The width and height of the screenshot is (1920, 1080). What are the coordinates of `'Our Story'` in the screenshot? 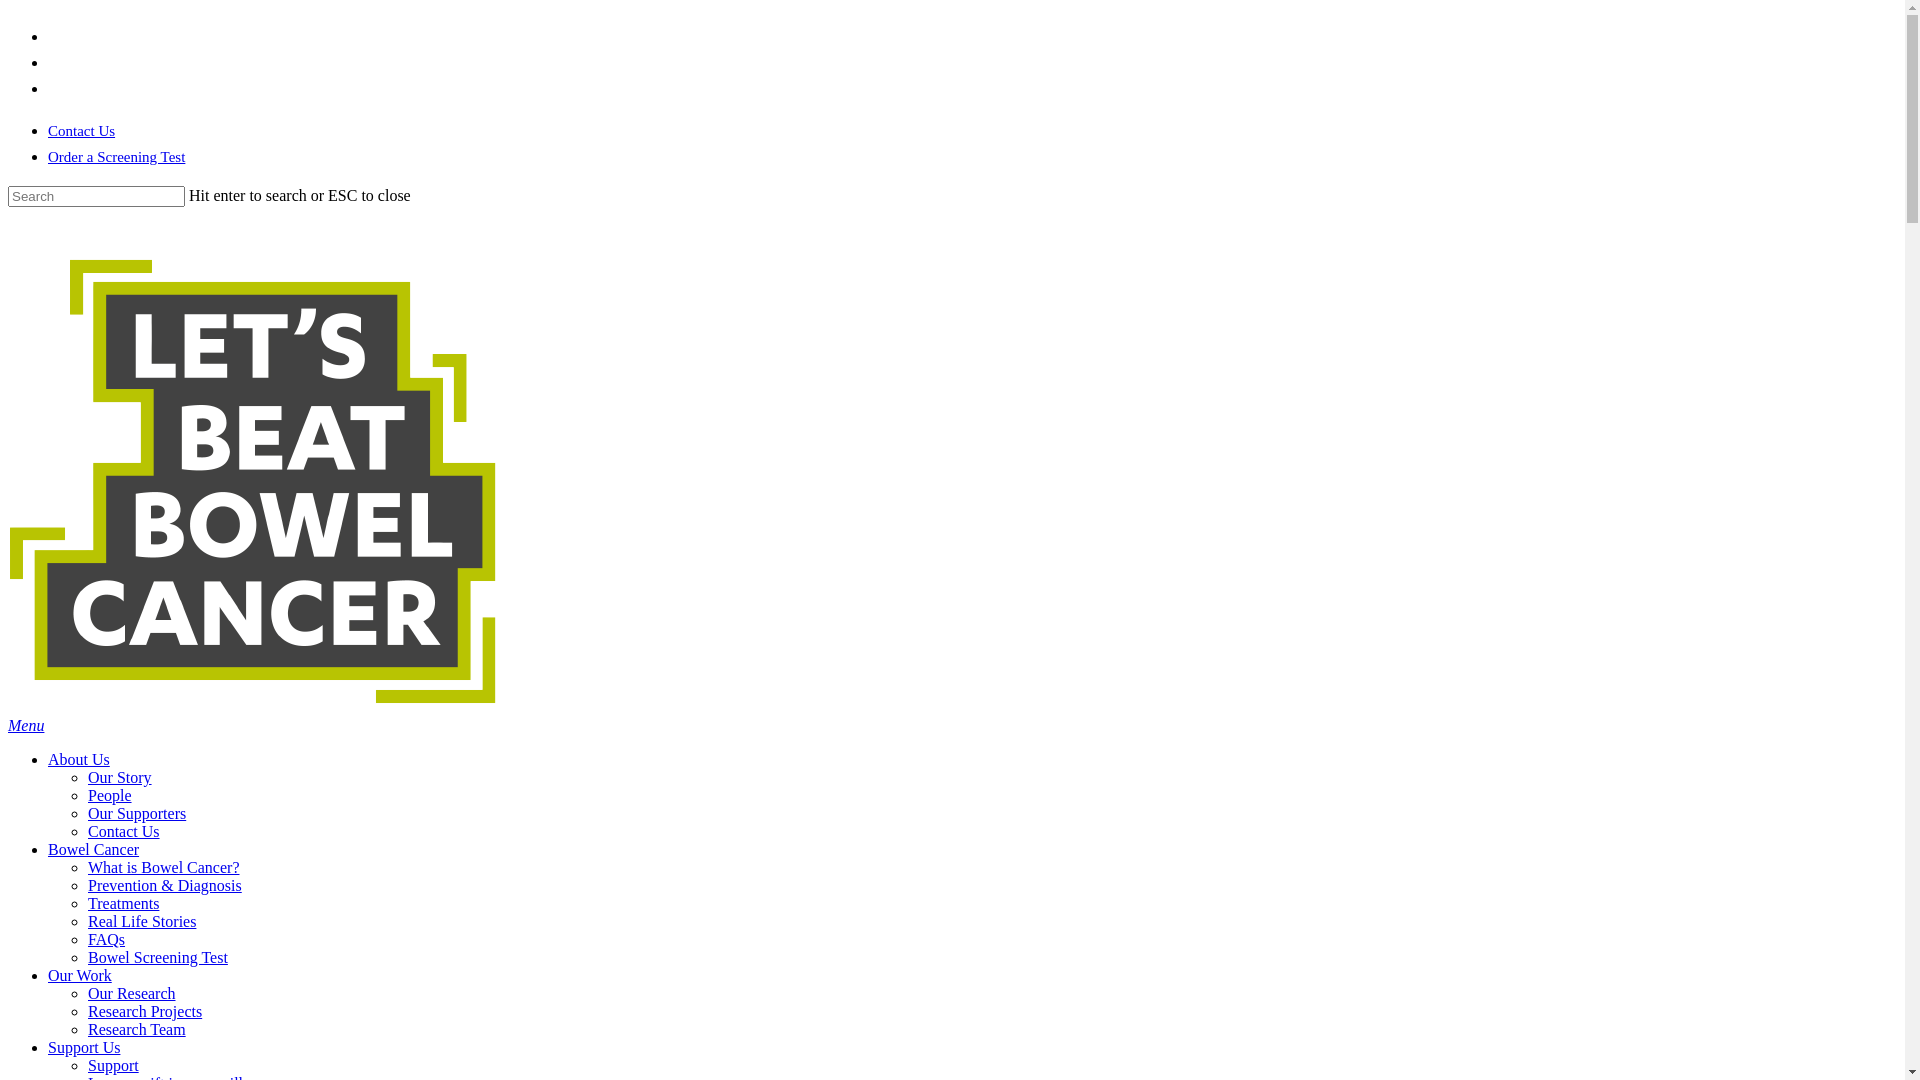 It's located at (119, 776).